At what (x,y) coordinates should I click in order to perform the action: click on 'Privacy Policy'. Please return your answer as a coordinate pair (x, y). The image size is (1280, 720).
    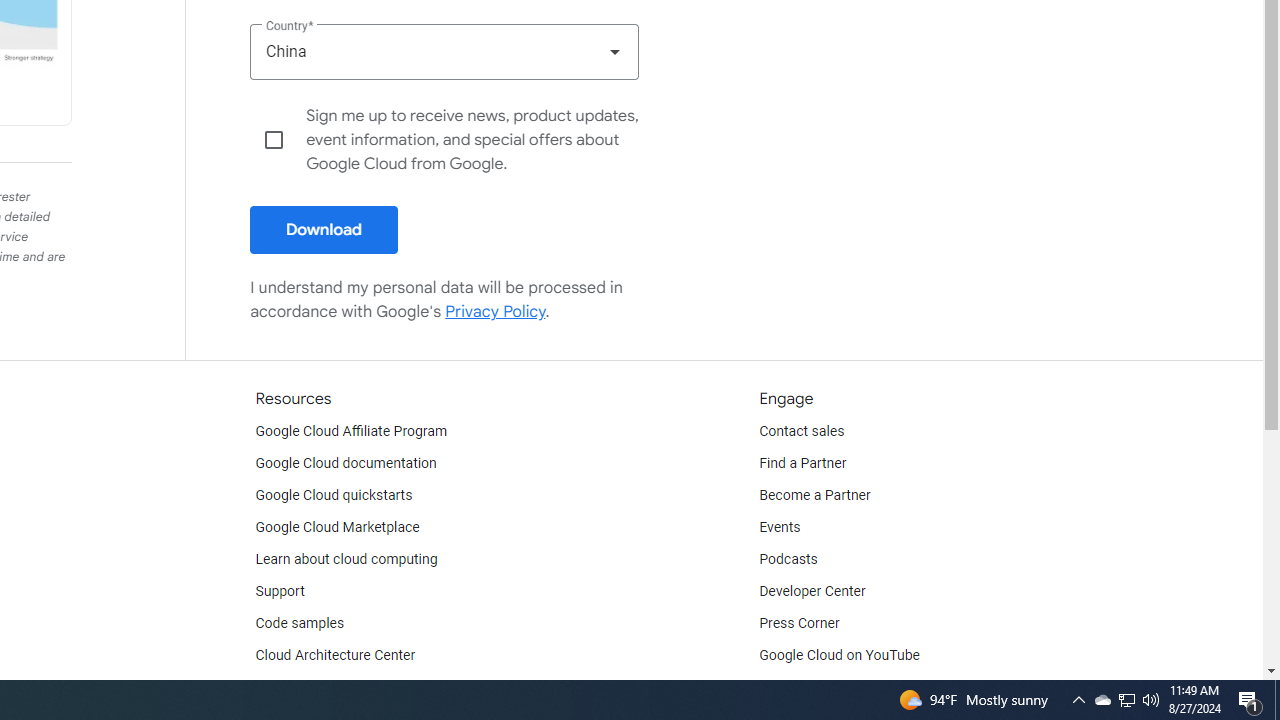
    Looking at the image, I should click on (496, 311).